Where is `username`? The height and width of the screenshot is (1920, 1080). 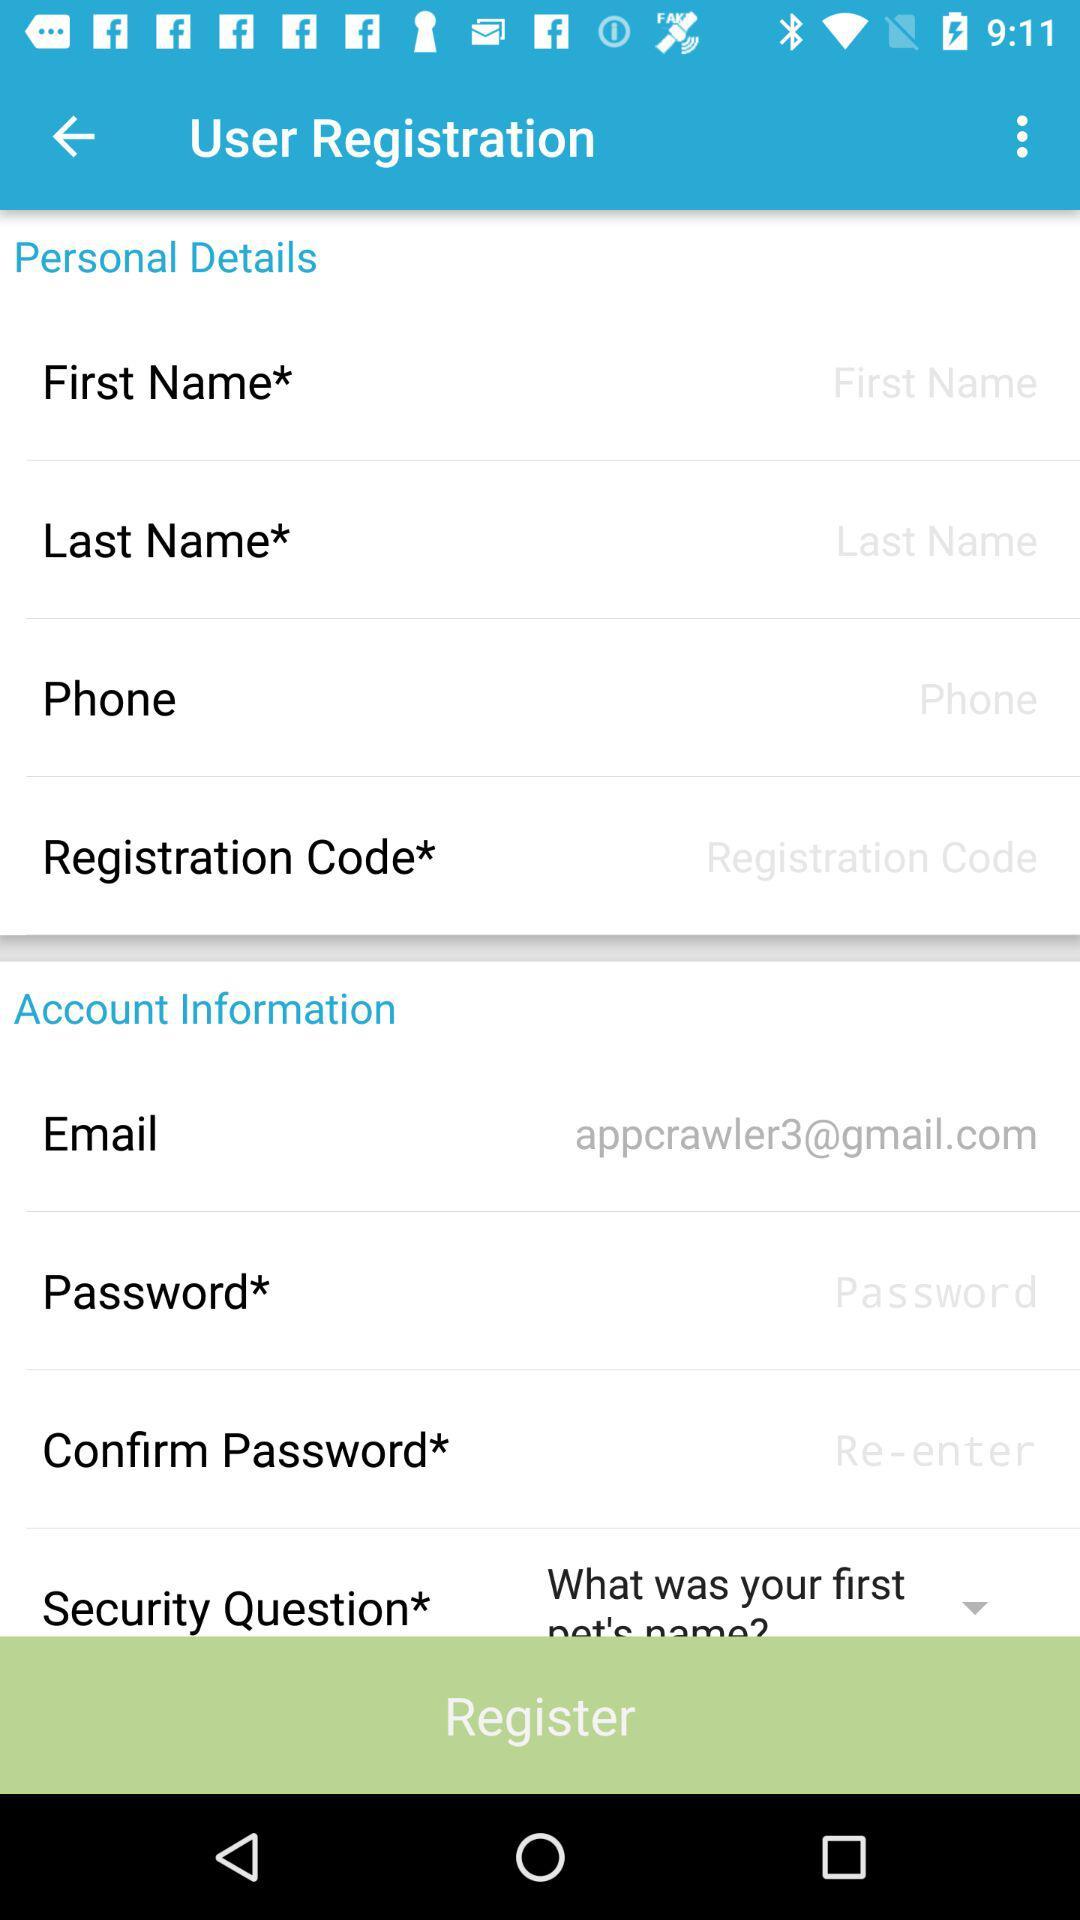 username is located at coordinates (791, 1290).